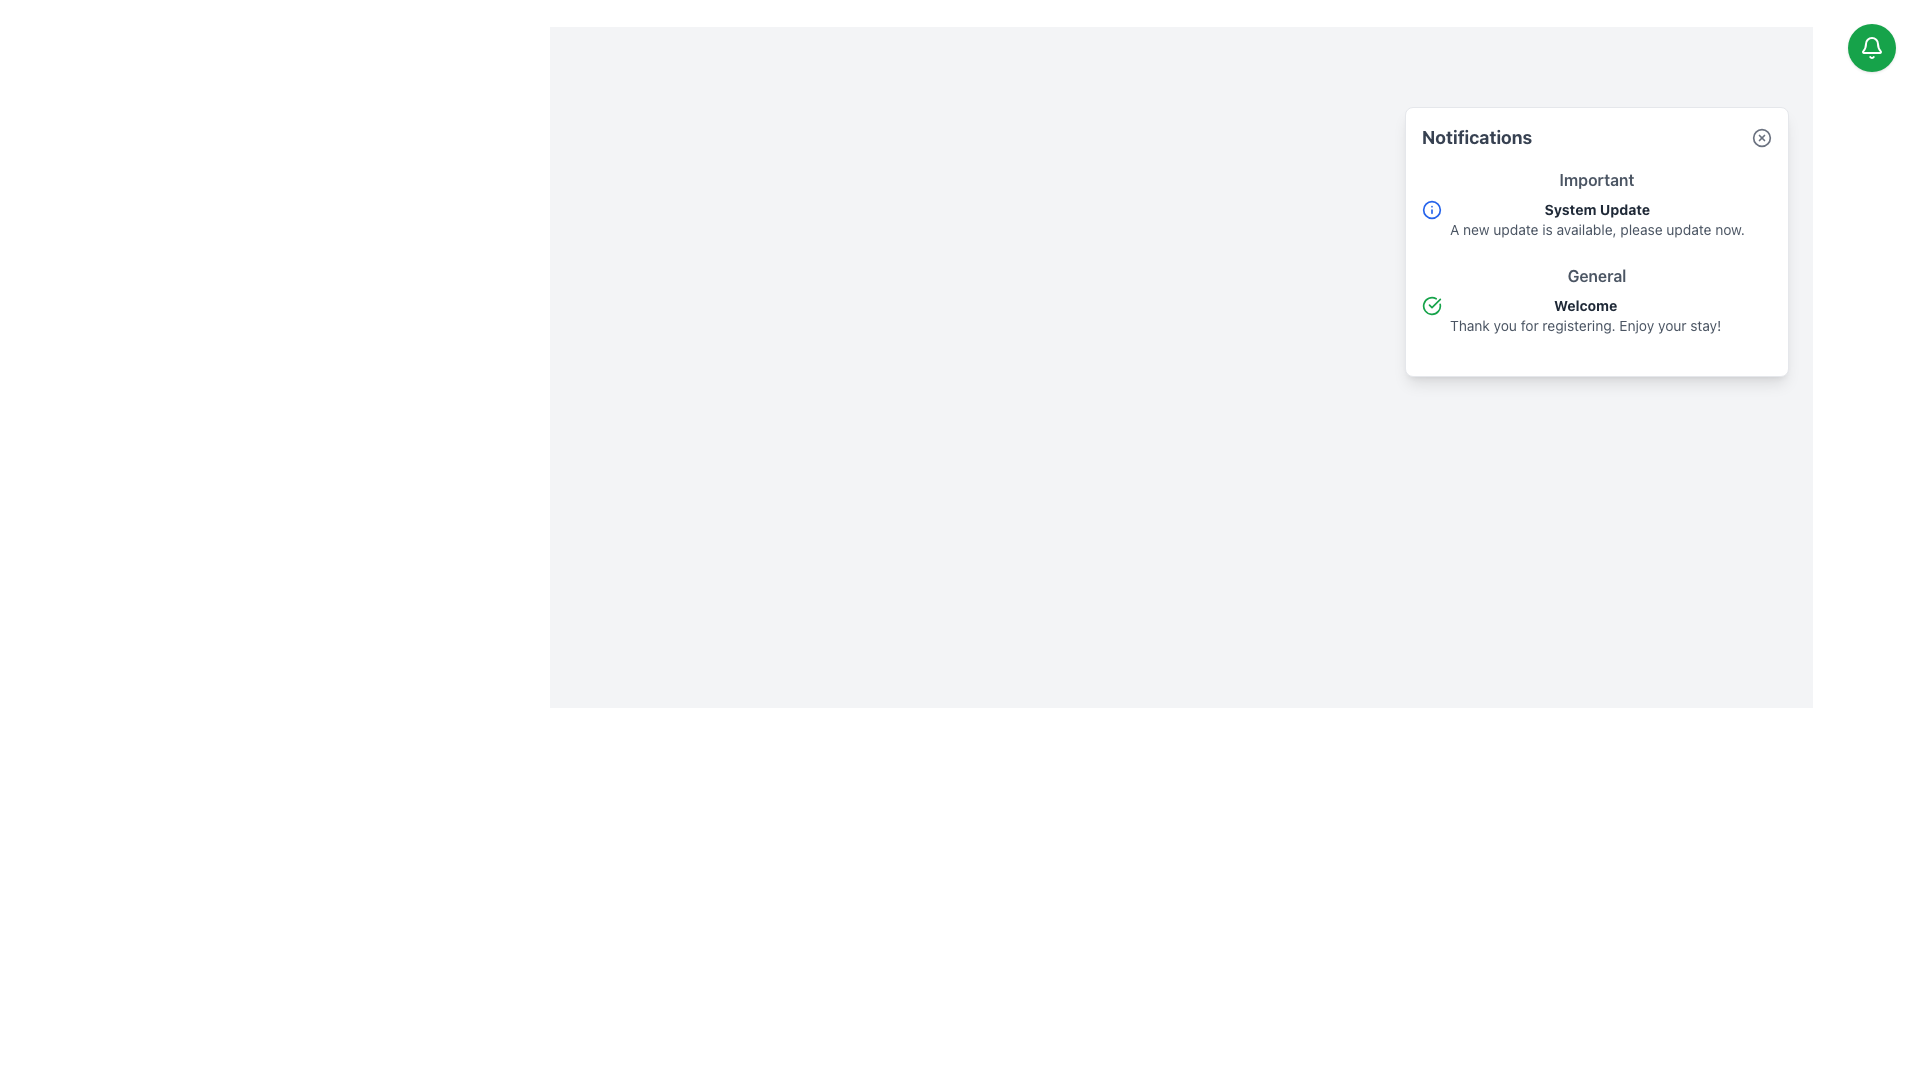 This screenshot has width=1920, height=1080. Describe the element at coordinates (1584, 325) in the screenshot. I see `the informational text element located in the notification panel under the 'General' category, positioned beneath the 'Welcome' heading` at that location.